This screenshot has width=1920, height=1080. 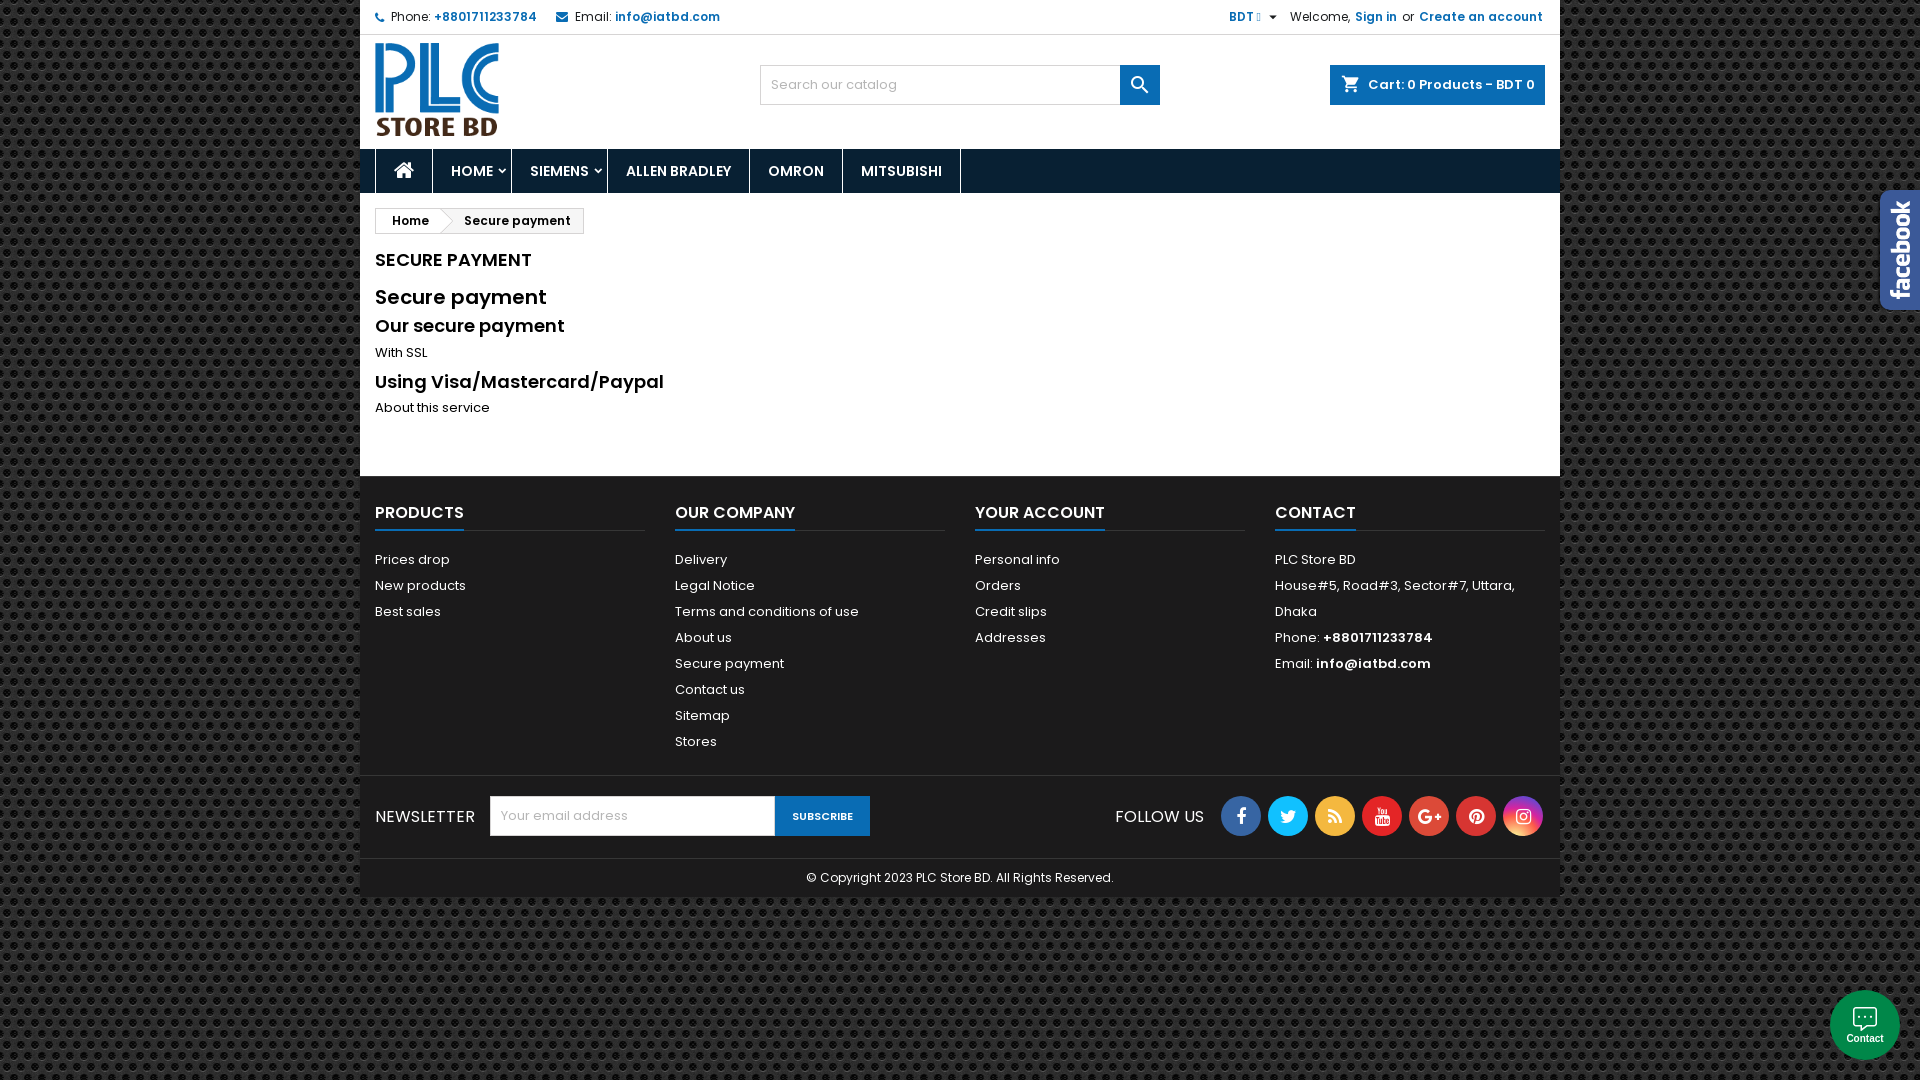 I want to click on 'Sign in', so click(x=1375, y=16).